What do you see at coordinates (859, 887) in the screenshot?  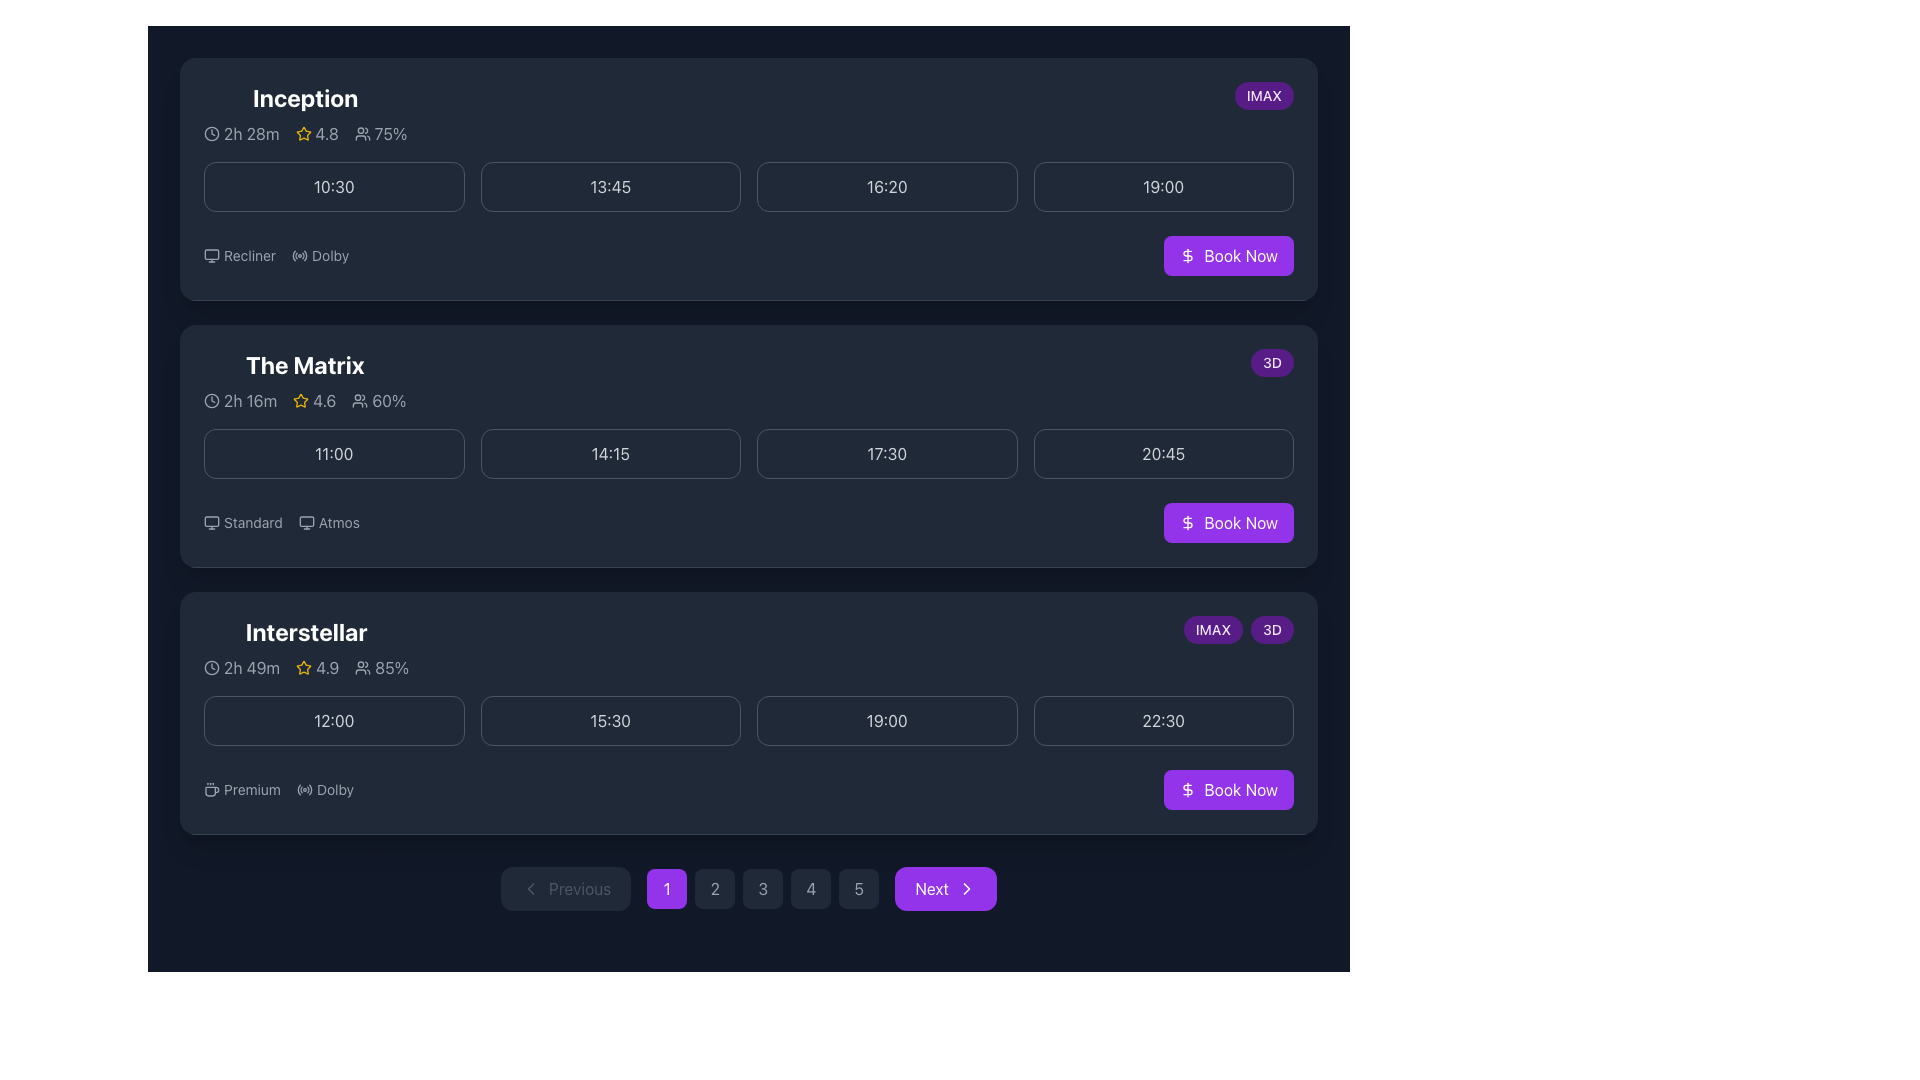 I see `the rounded square-shaped button with a dark gray background and the number '5' at its center` at bounding box center [859, 887].